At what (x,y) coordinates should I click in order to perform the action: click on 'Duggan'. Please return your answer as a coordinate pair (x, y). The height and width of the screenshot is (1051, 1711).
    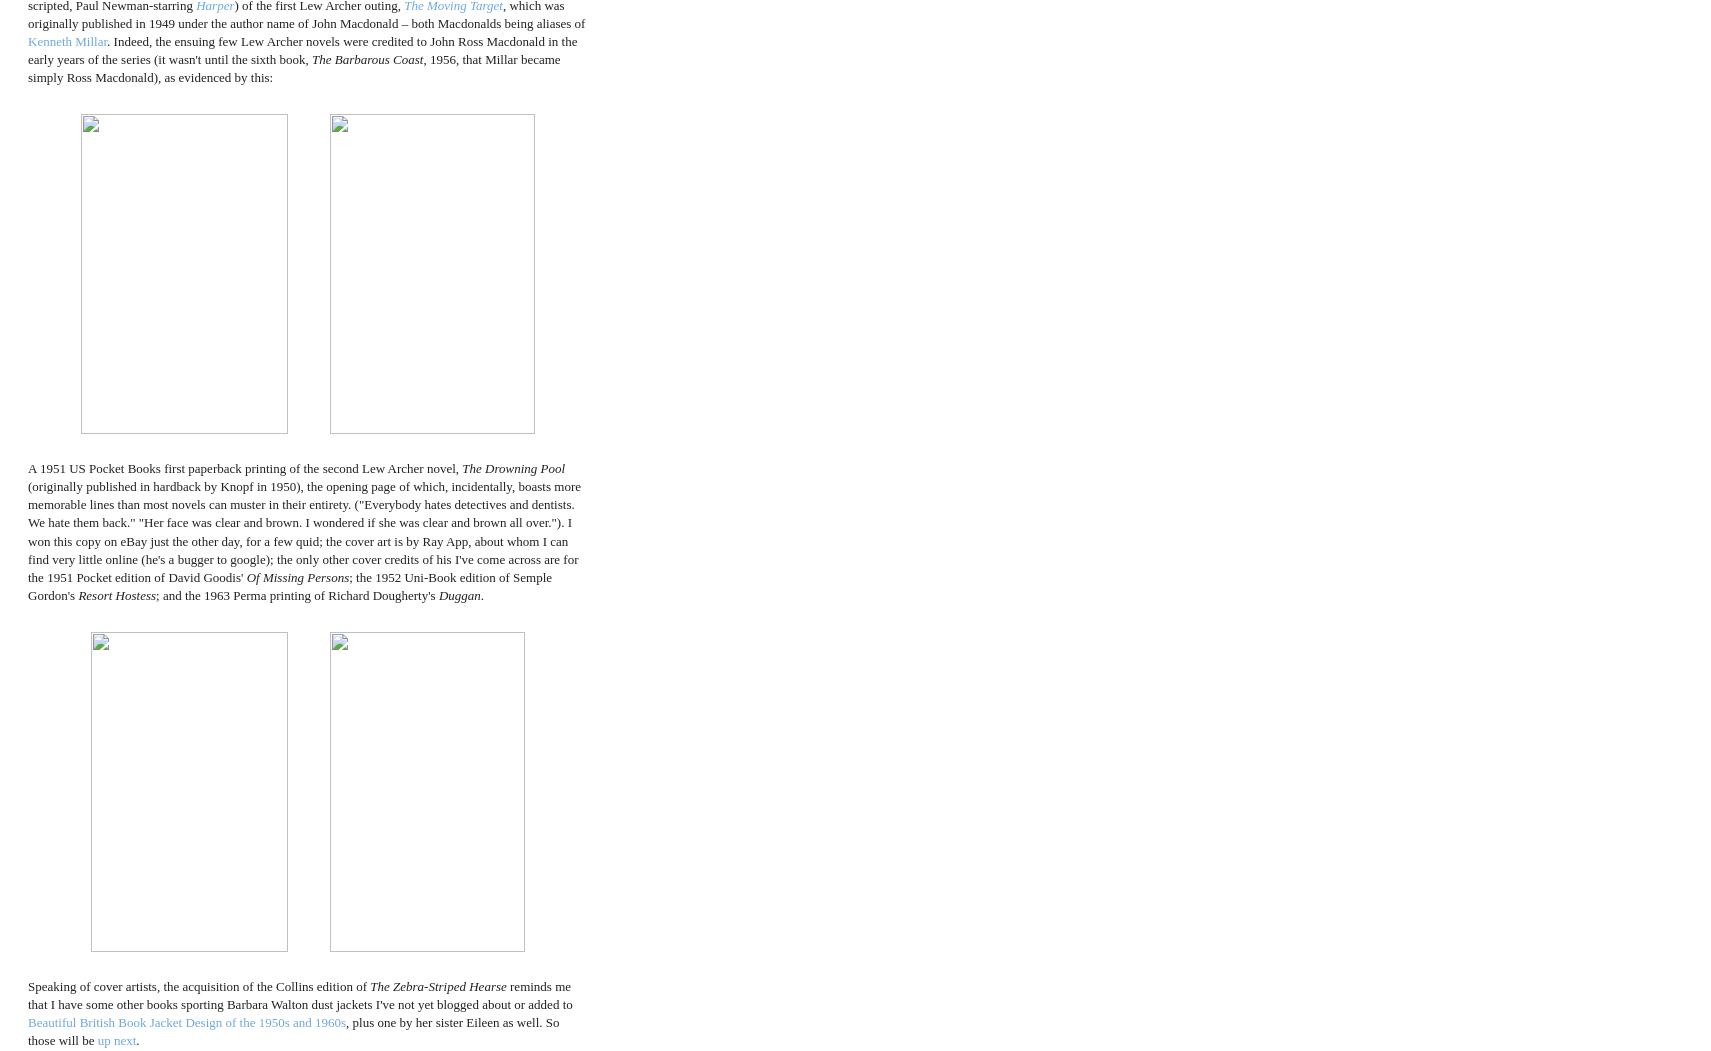
    Looking at the image, I should click on (459, 595).